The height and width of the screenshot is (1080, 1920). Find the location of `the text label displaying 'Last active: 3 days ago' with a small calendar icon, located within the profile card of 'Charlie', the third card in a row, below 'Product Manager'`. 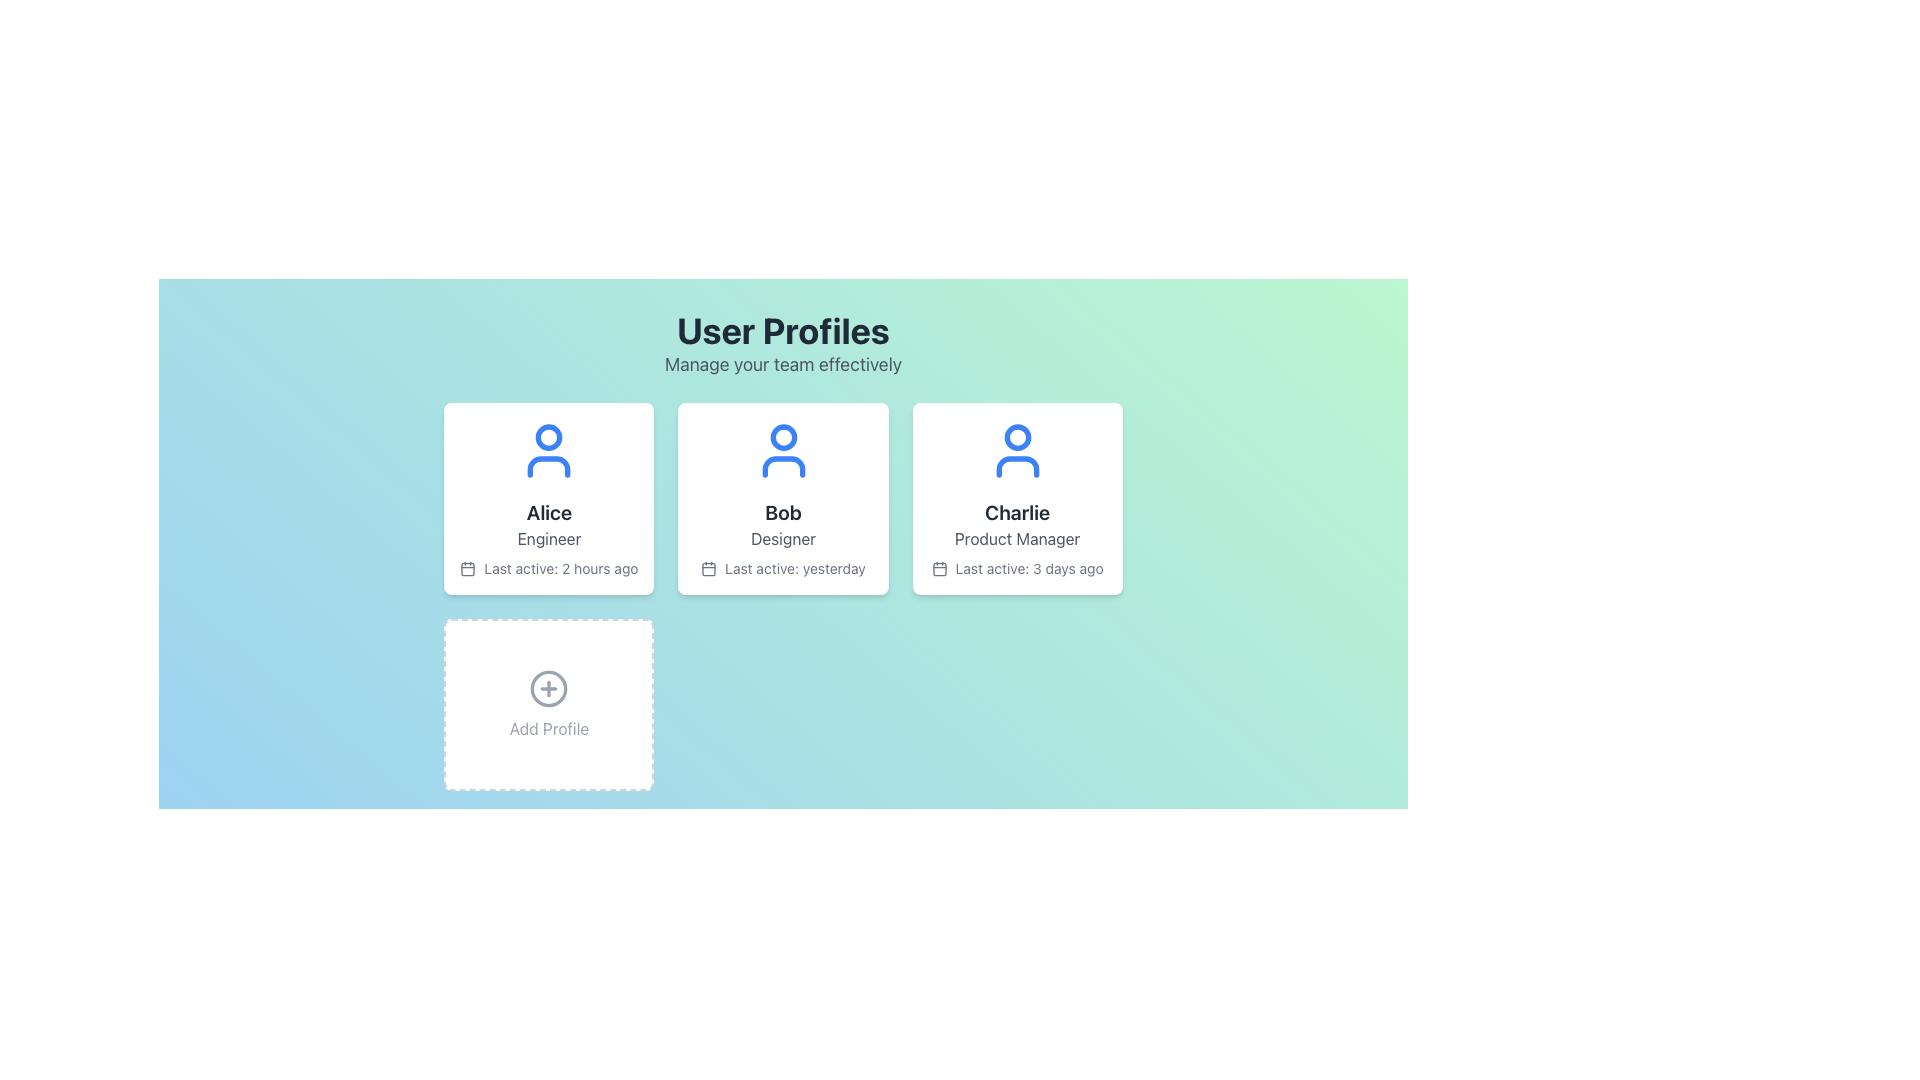

the text label displaying 'Last active: 3 days ago' with a small calendar icon, located within the profile card of 'Charlie', the third card in a row, below 'Product Manager' is located at coordinates (1017, 569).